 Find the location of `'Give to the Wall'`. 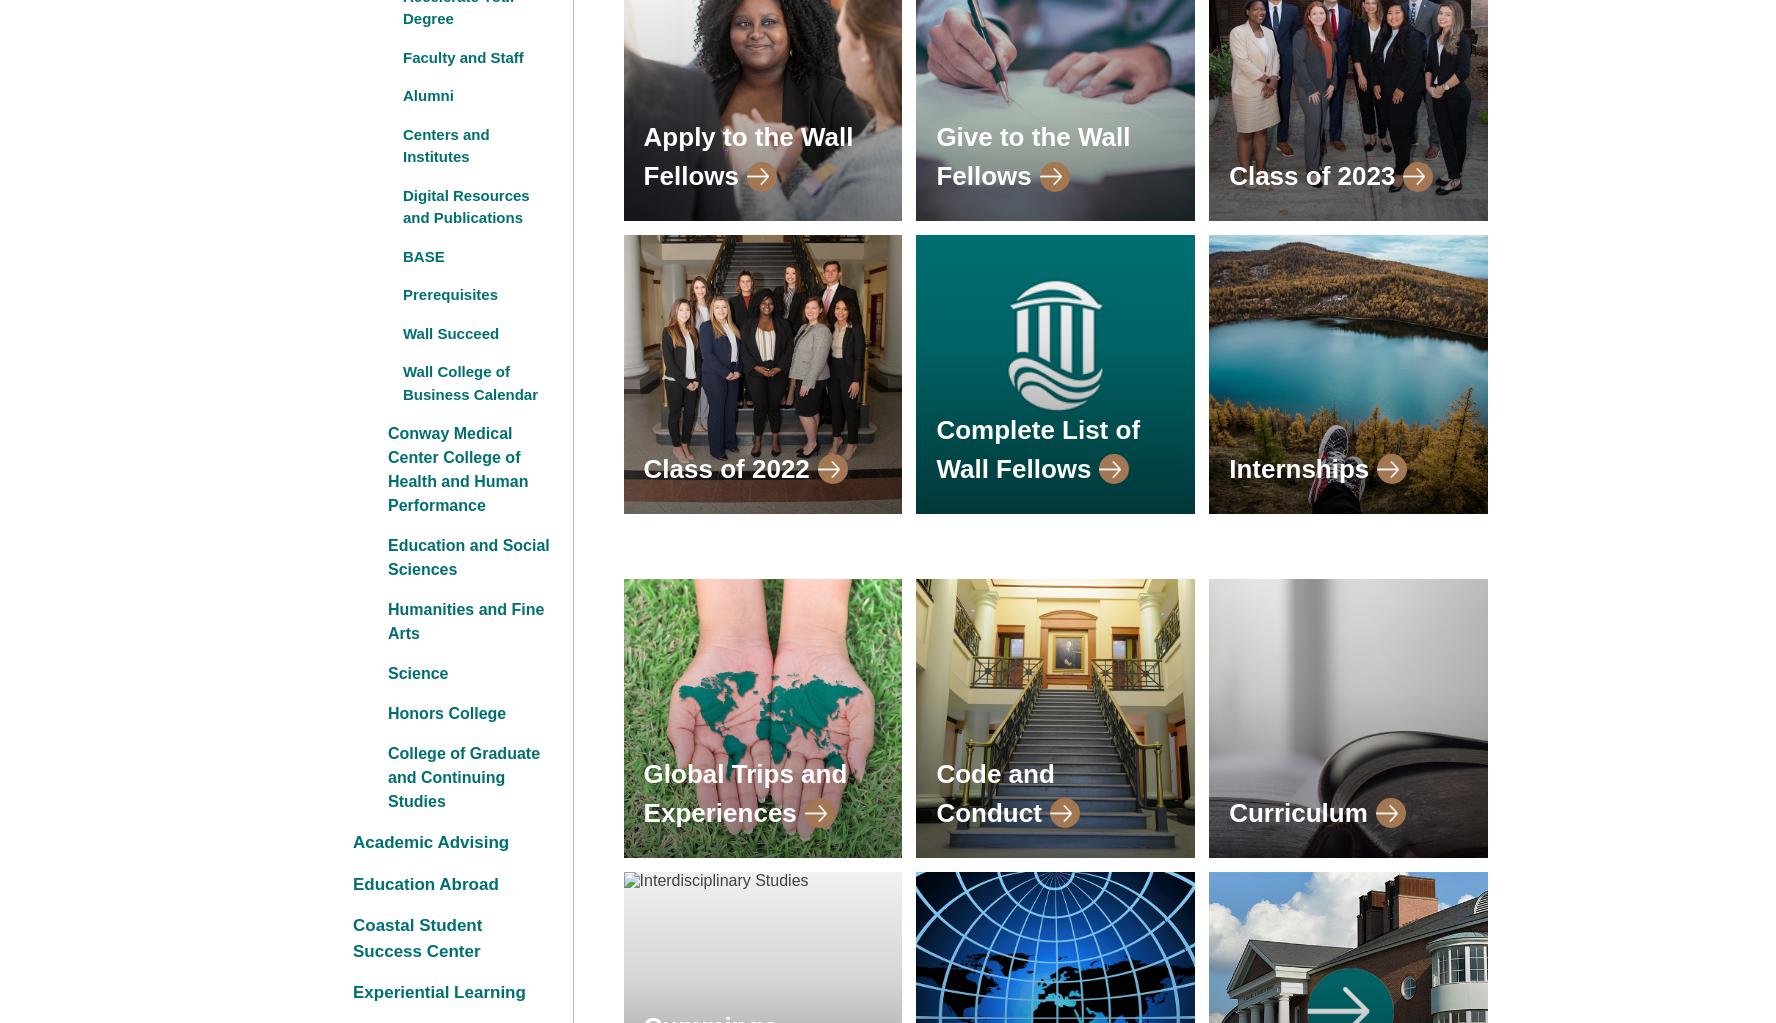

'Give to the Wall' is located at coordinates (1032, 135).